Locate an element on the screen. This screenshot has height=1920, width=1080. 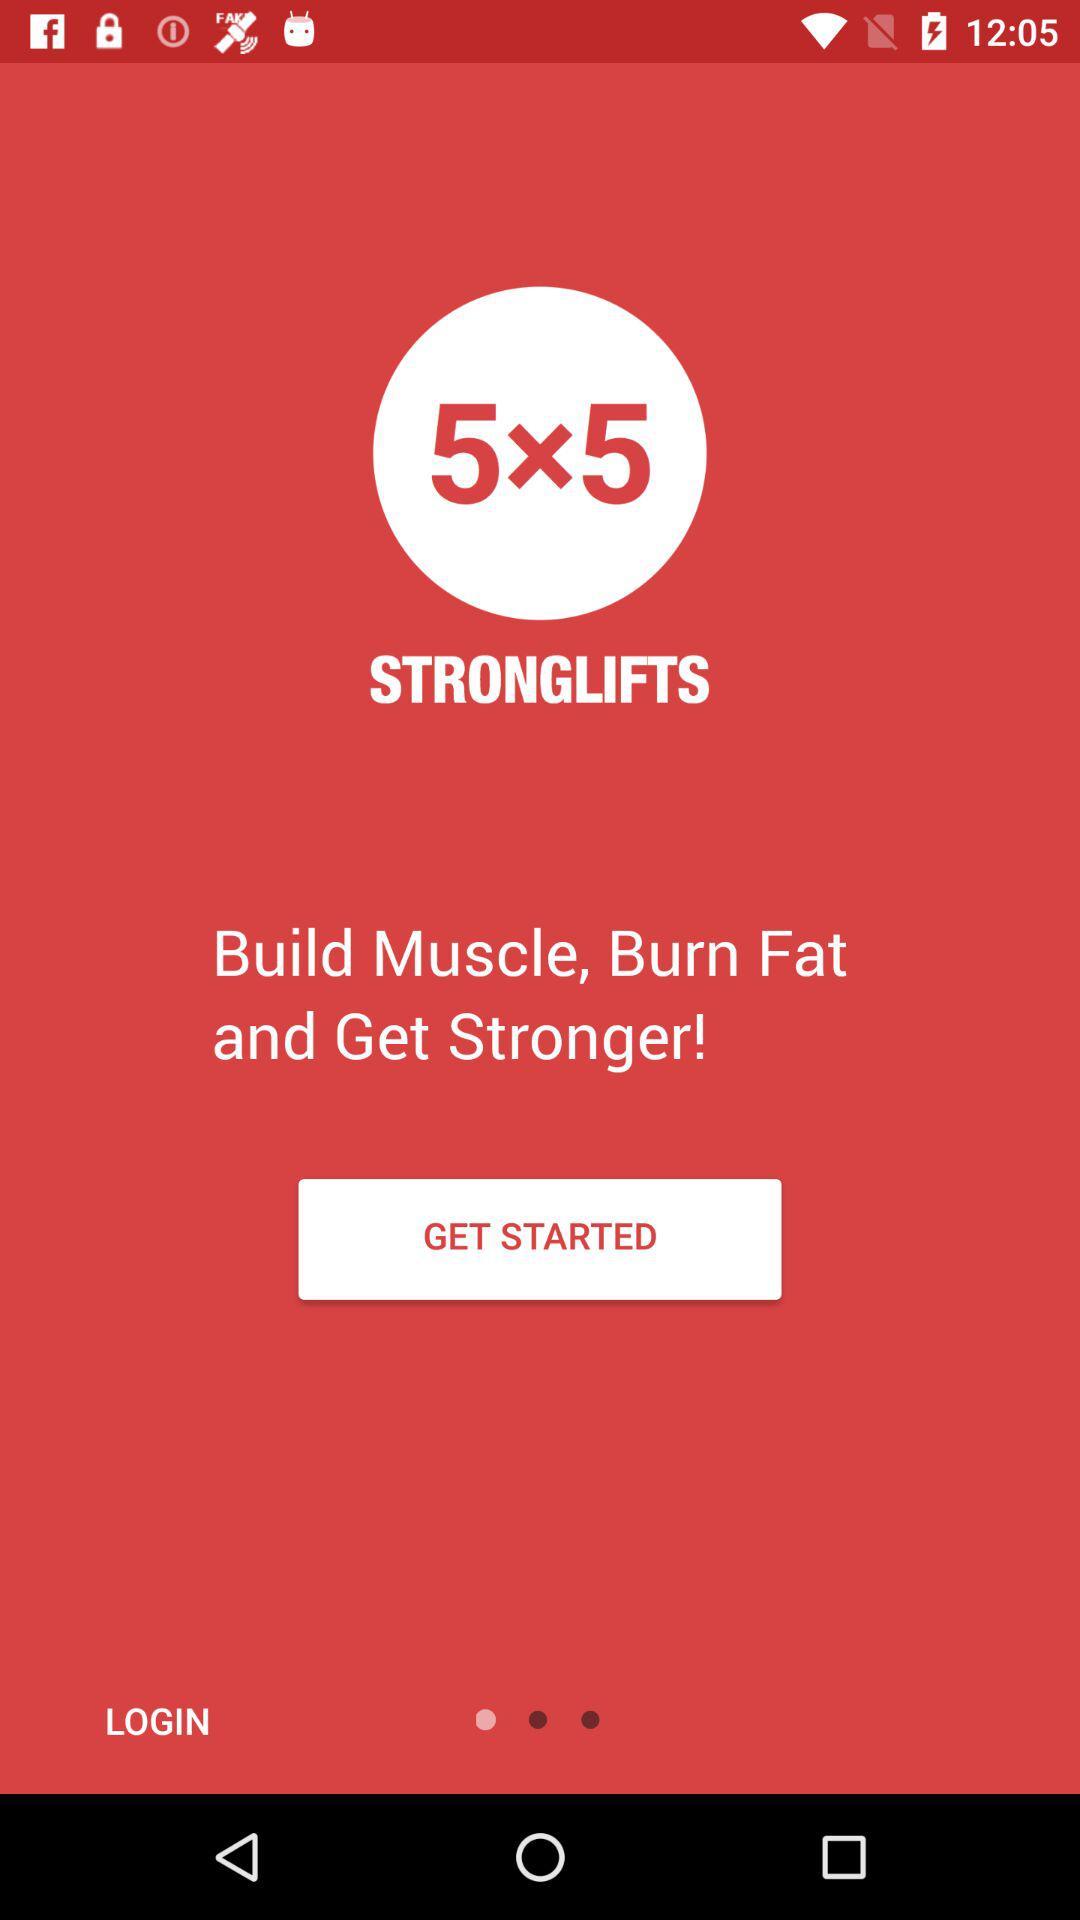
the get started icon is located at coordinates (540, 1238).